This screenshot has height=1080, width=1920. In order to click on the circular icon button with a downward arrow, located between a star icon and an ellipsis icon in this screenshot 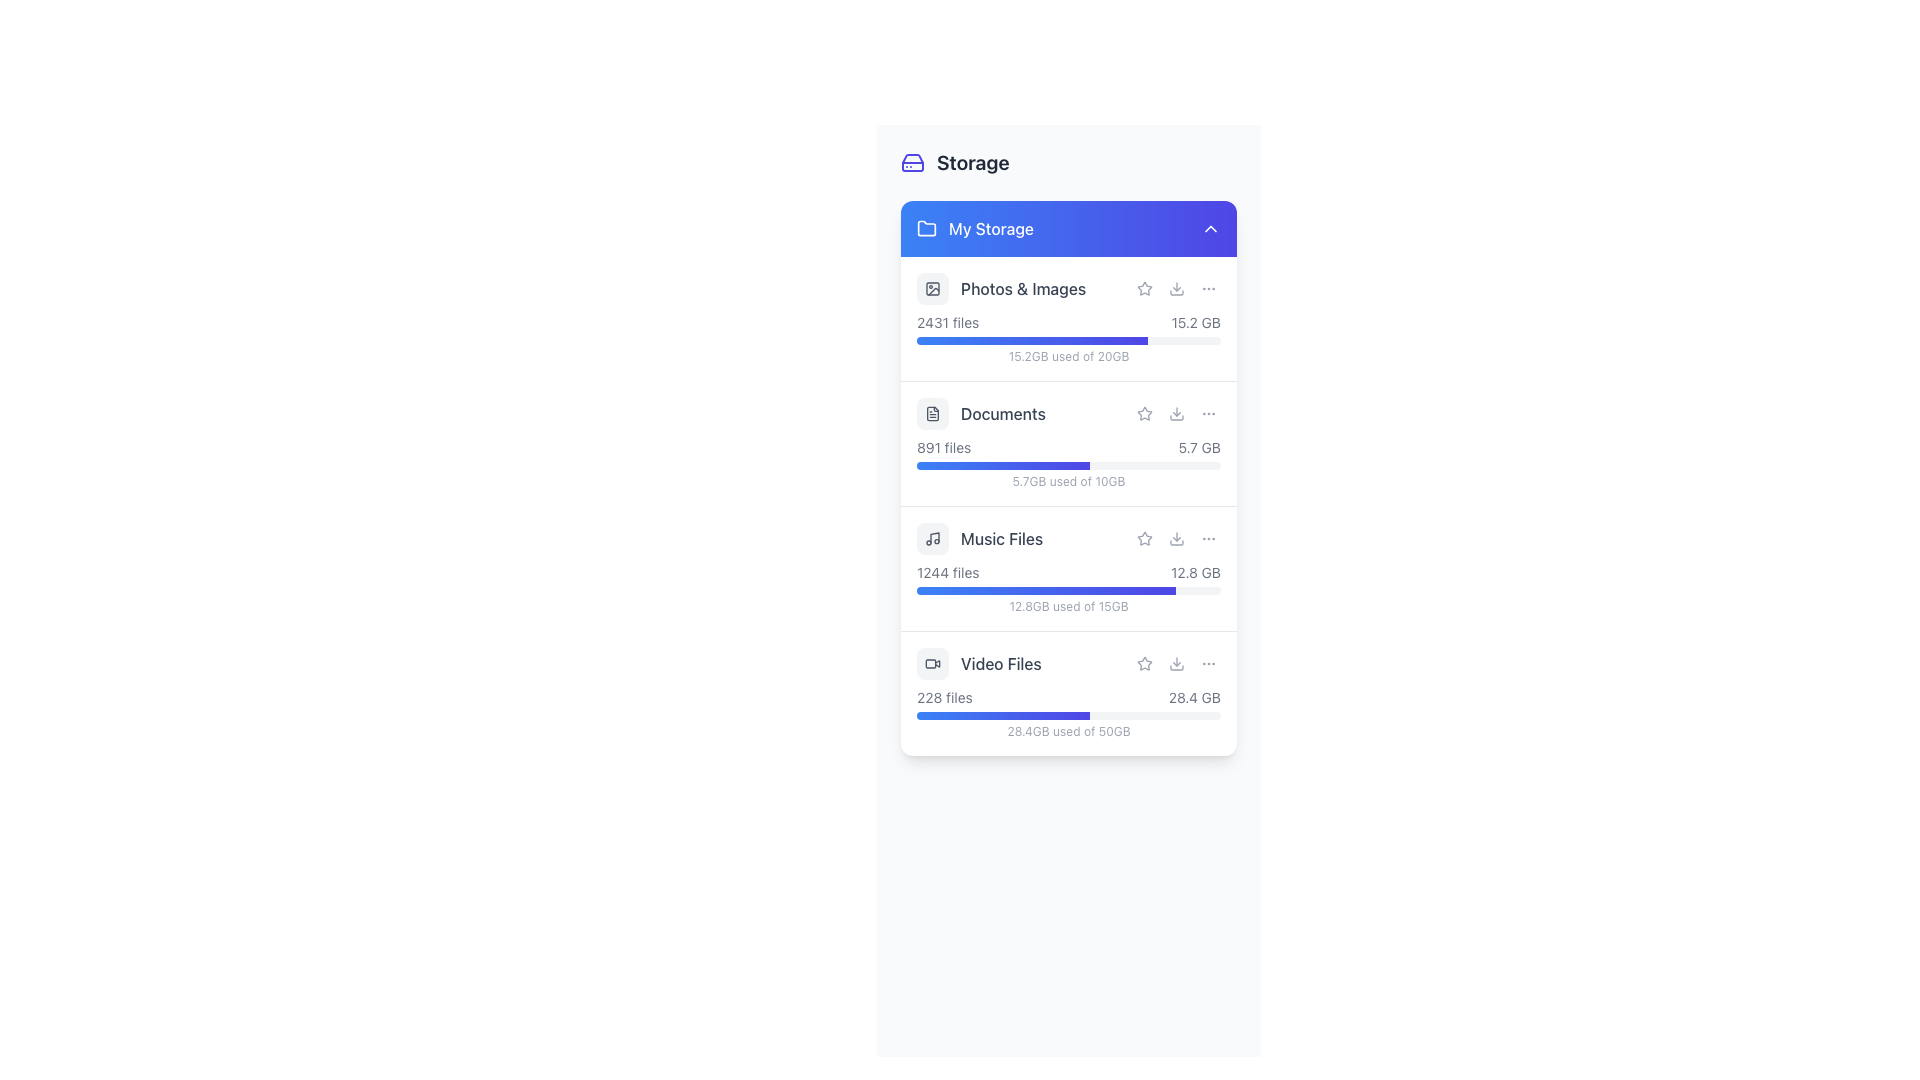, I will do `click(1176, 538)`.